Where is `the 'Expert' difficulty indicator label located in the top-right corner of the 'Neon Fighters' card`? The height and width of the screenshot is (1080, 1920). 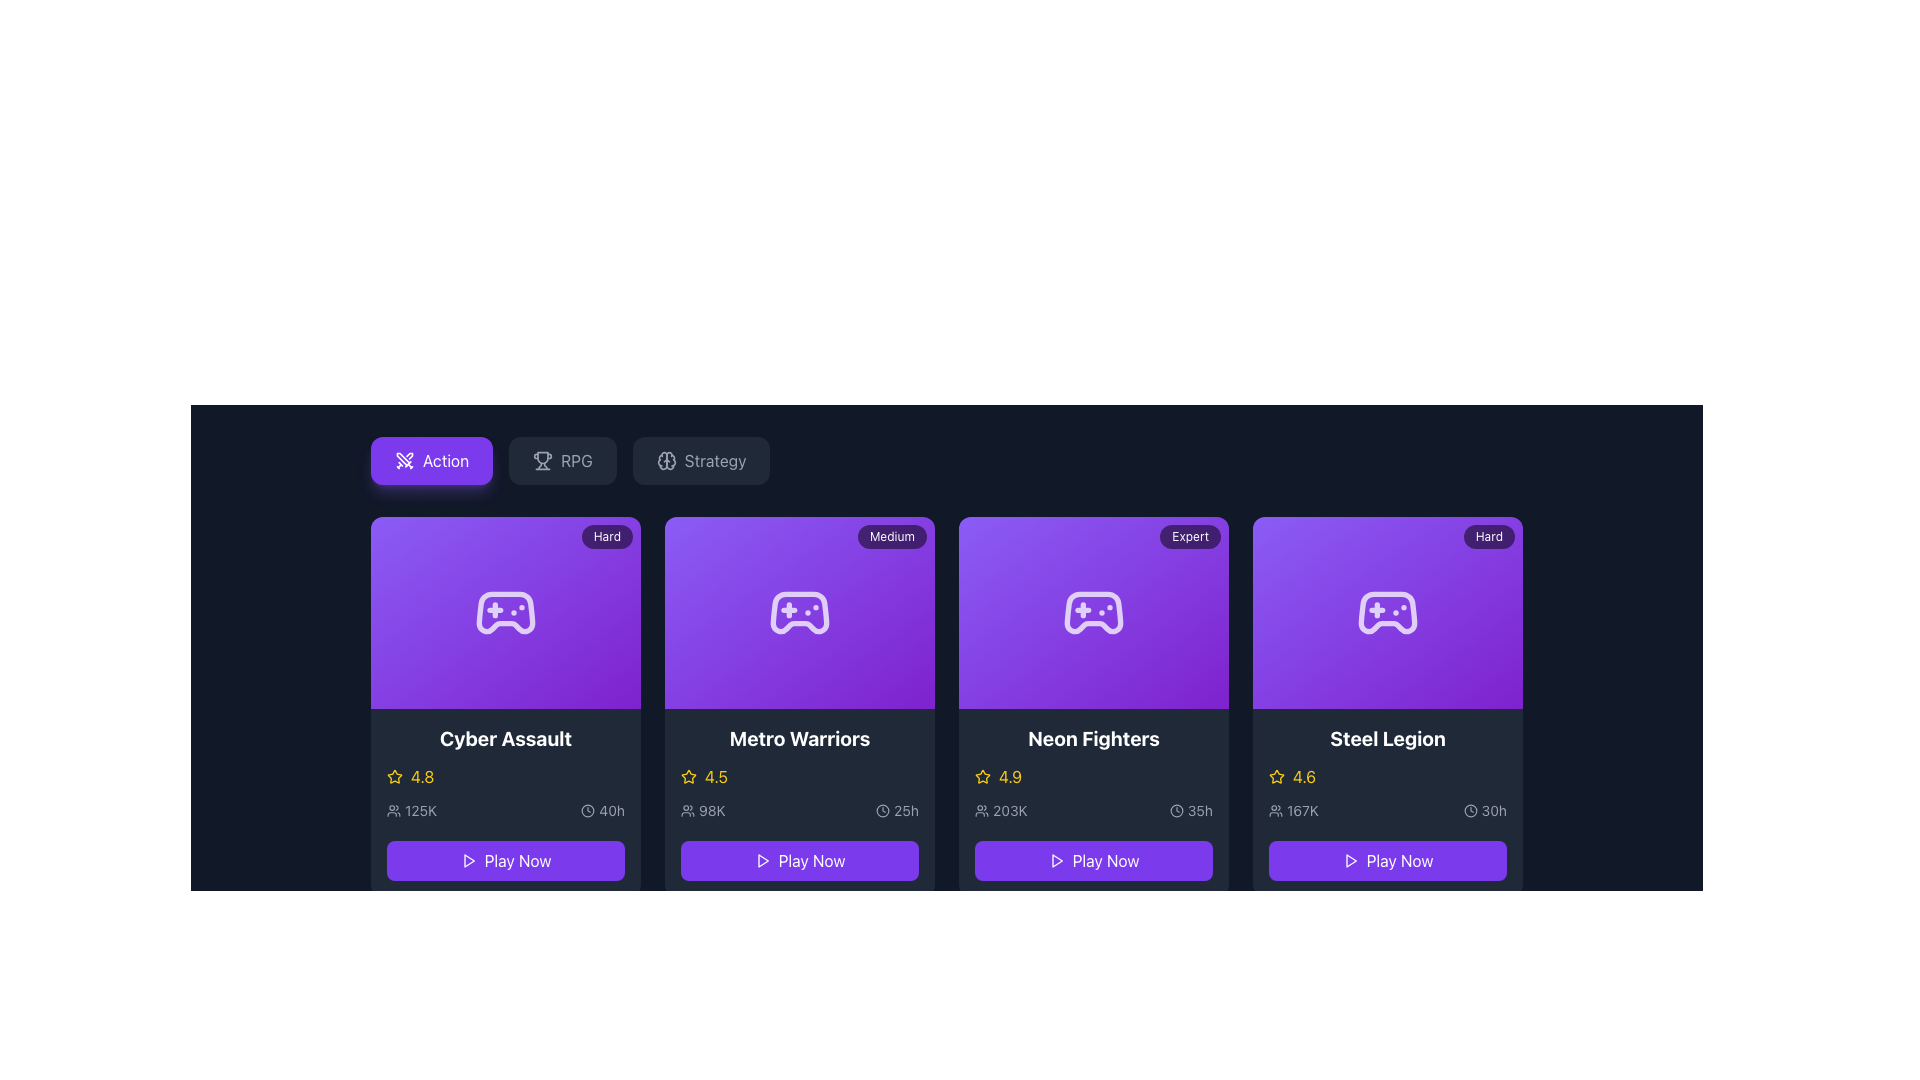
the 'Expert' difficulty indicator label located in the top-right corner of the 'Neon Fighters' card is located at coordinates (1190, 535).